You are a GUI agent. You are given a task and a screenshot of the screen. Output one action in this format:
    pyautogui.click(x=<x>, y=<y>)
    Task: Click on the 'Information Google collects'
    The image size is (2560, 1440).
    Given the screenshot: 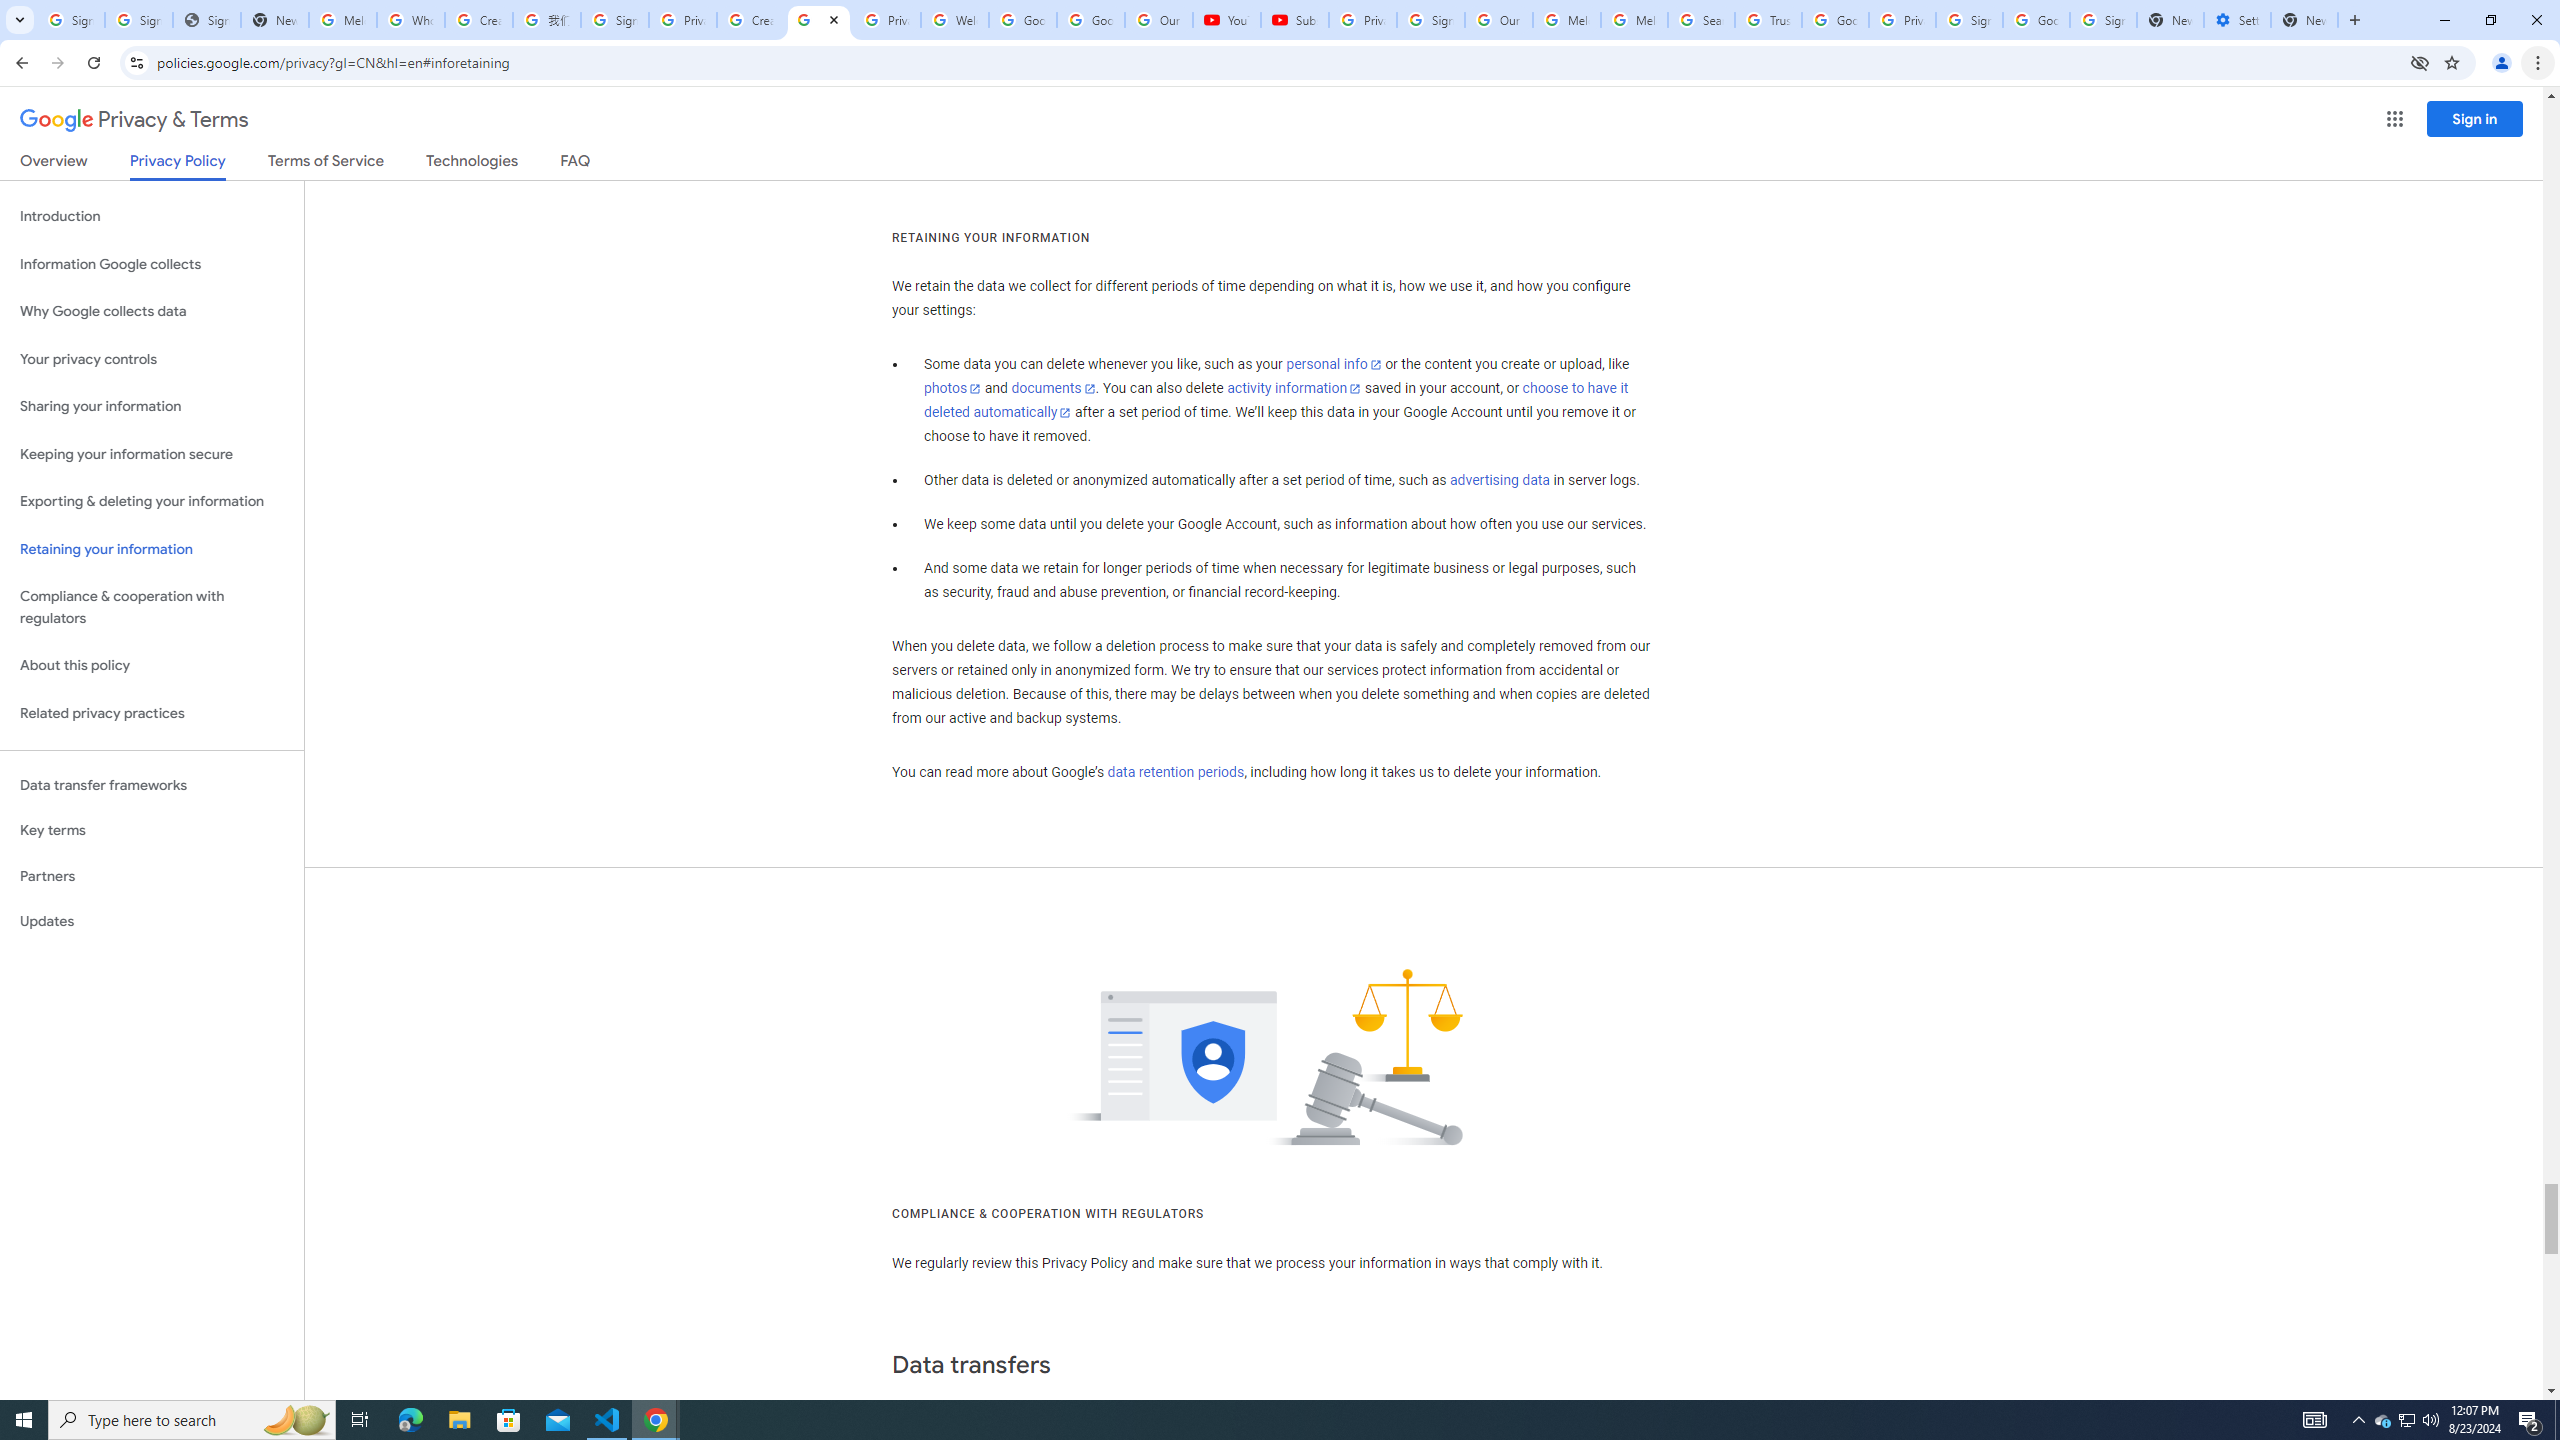 What is the action you would take?
    pyautogui.click(x=151, y=264)
    